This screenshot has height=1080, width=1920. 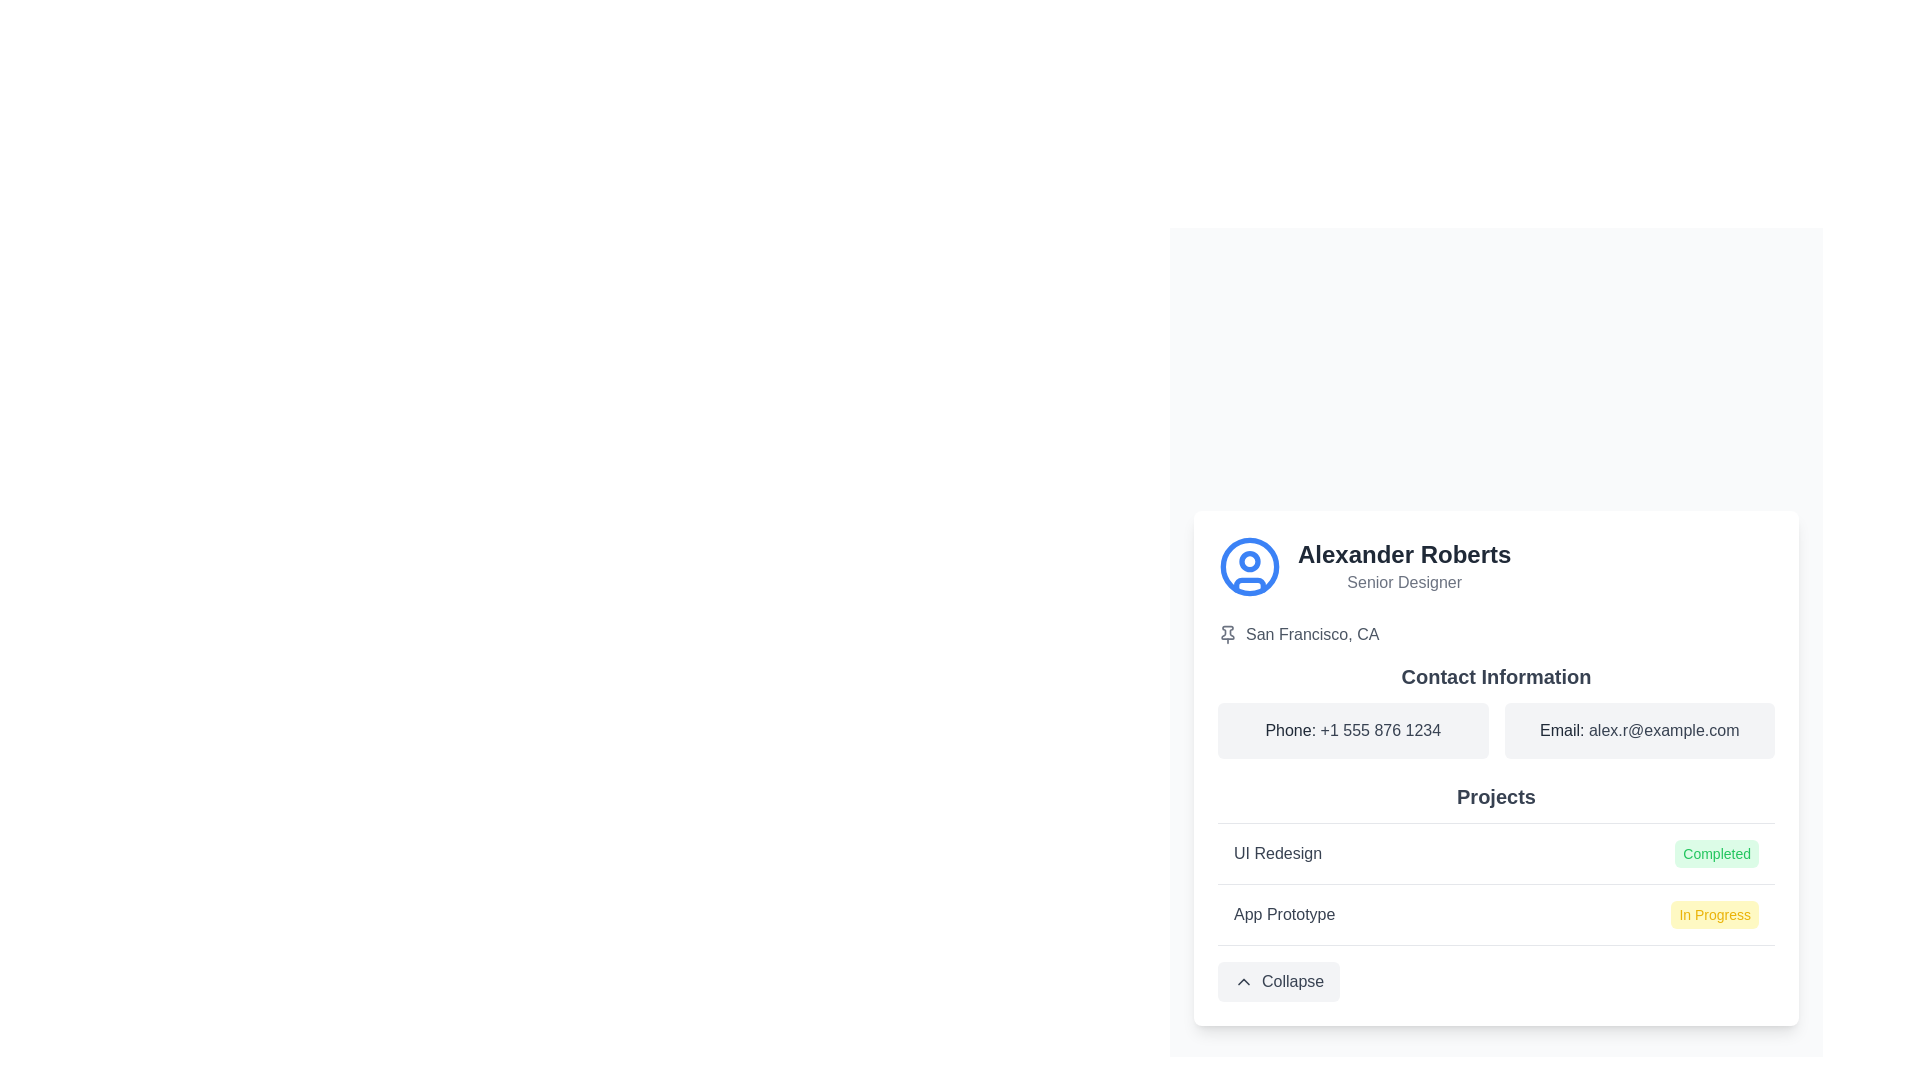 What do you see at coordinates (1292, 729) in the screenshot?
I see `the Text label that describes the phone number, which is positioned to the left of the phone number '+1 555 876 1234' within the contact information card` at bounding box center [1292, 729].